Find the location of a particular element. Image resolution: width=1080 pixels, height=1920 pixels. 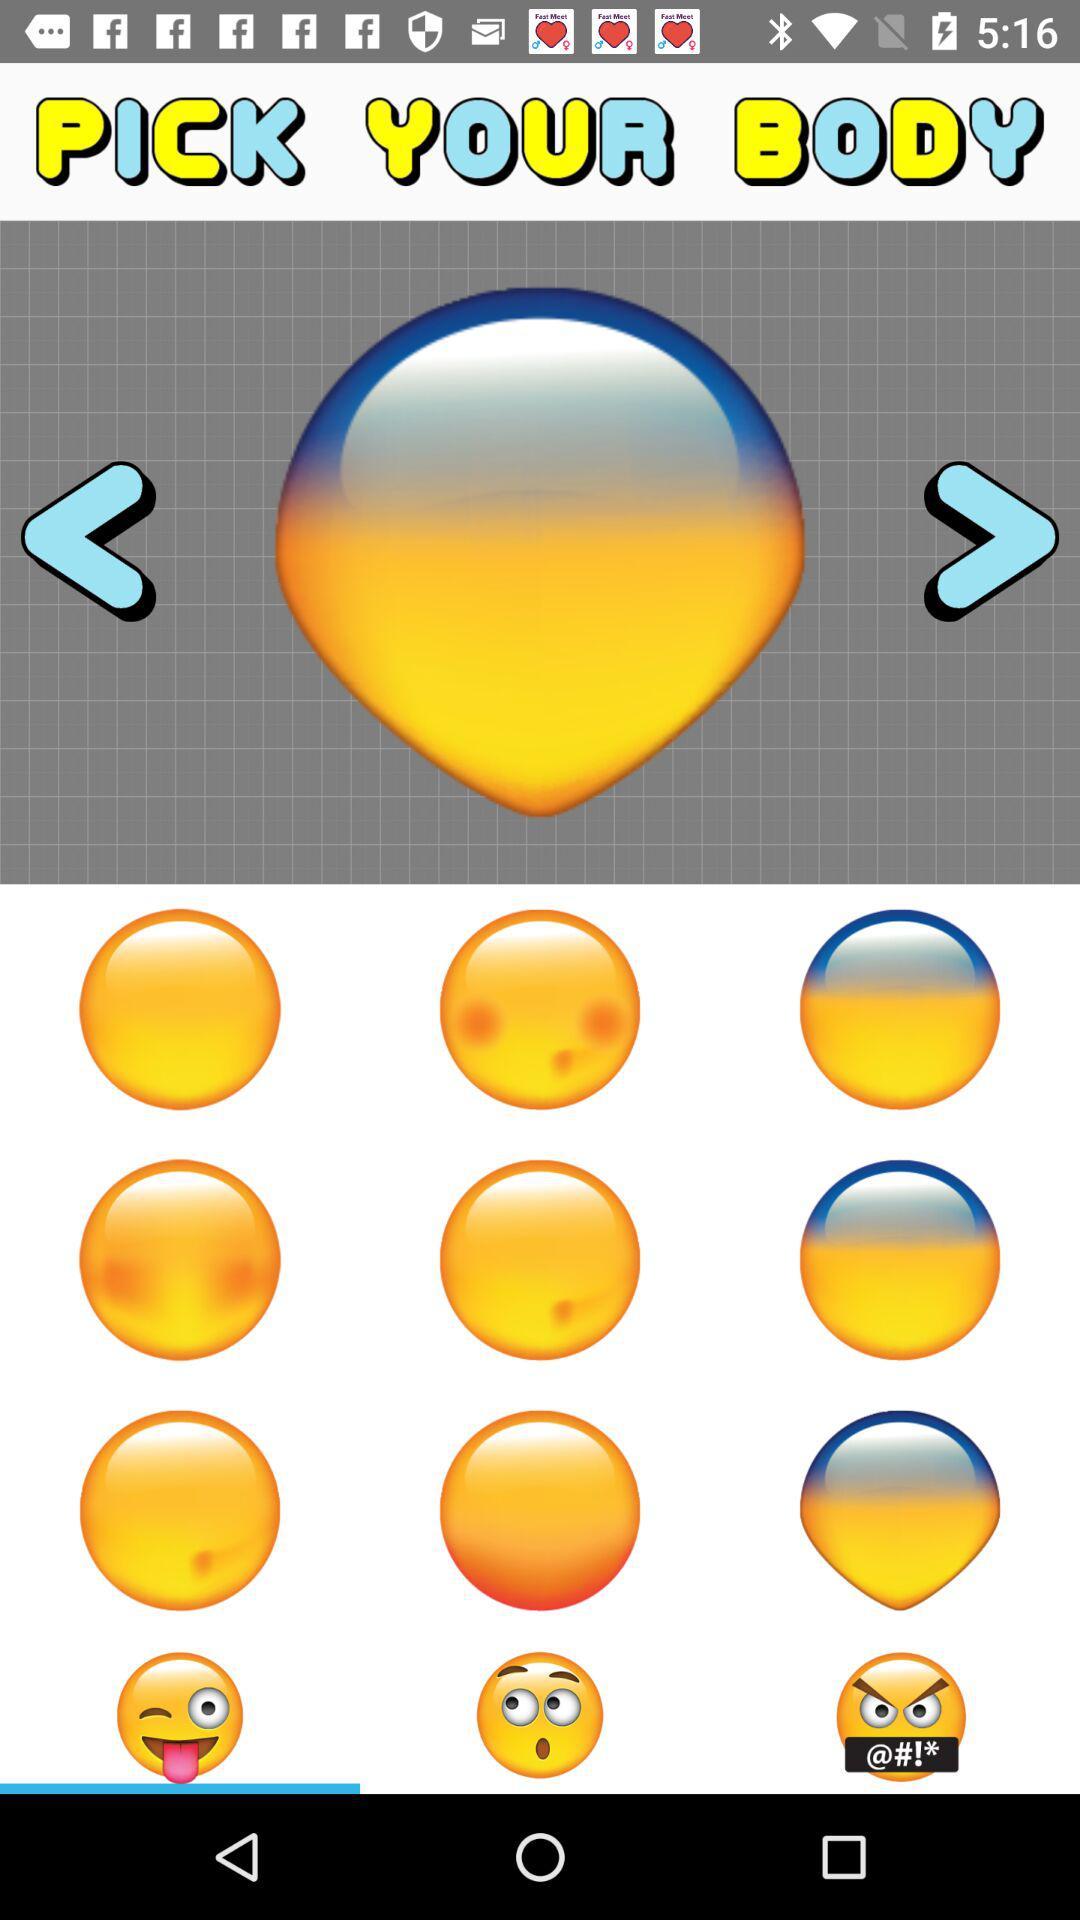

pick you body click first image is located at coordinates (180, 1009).